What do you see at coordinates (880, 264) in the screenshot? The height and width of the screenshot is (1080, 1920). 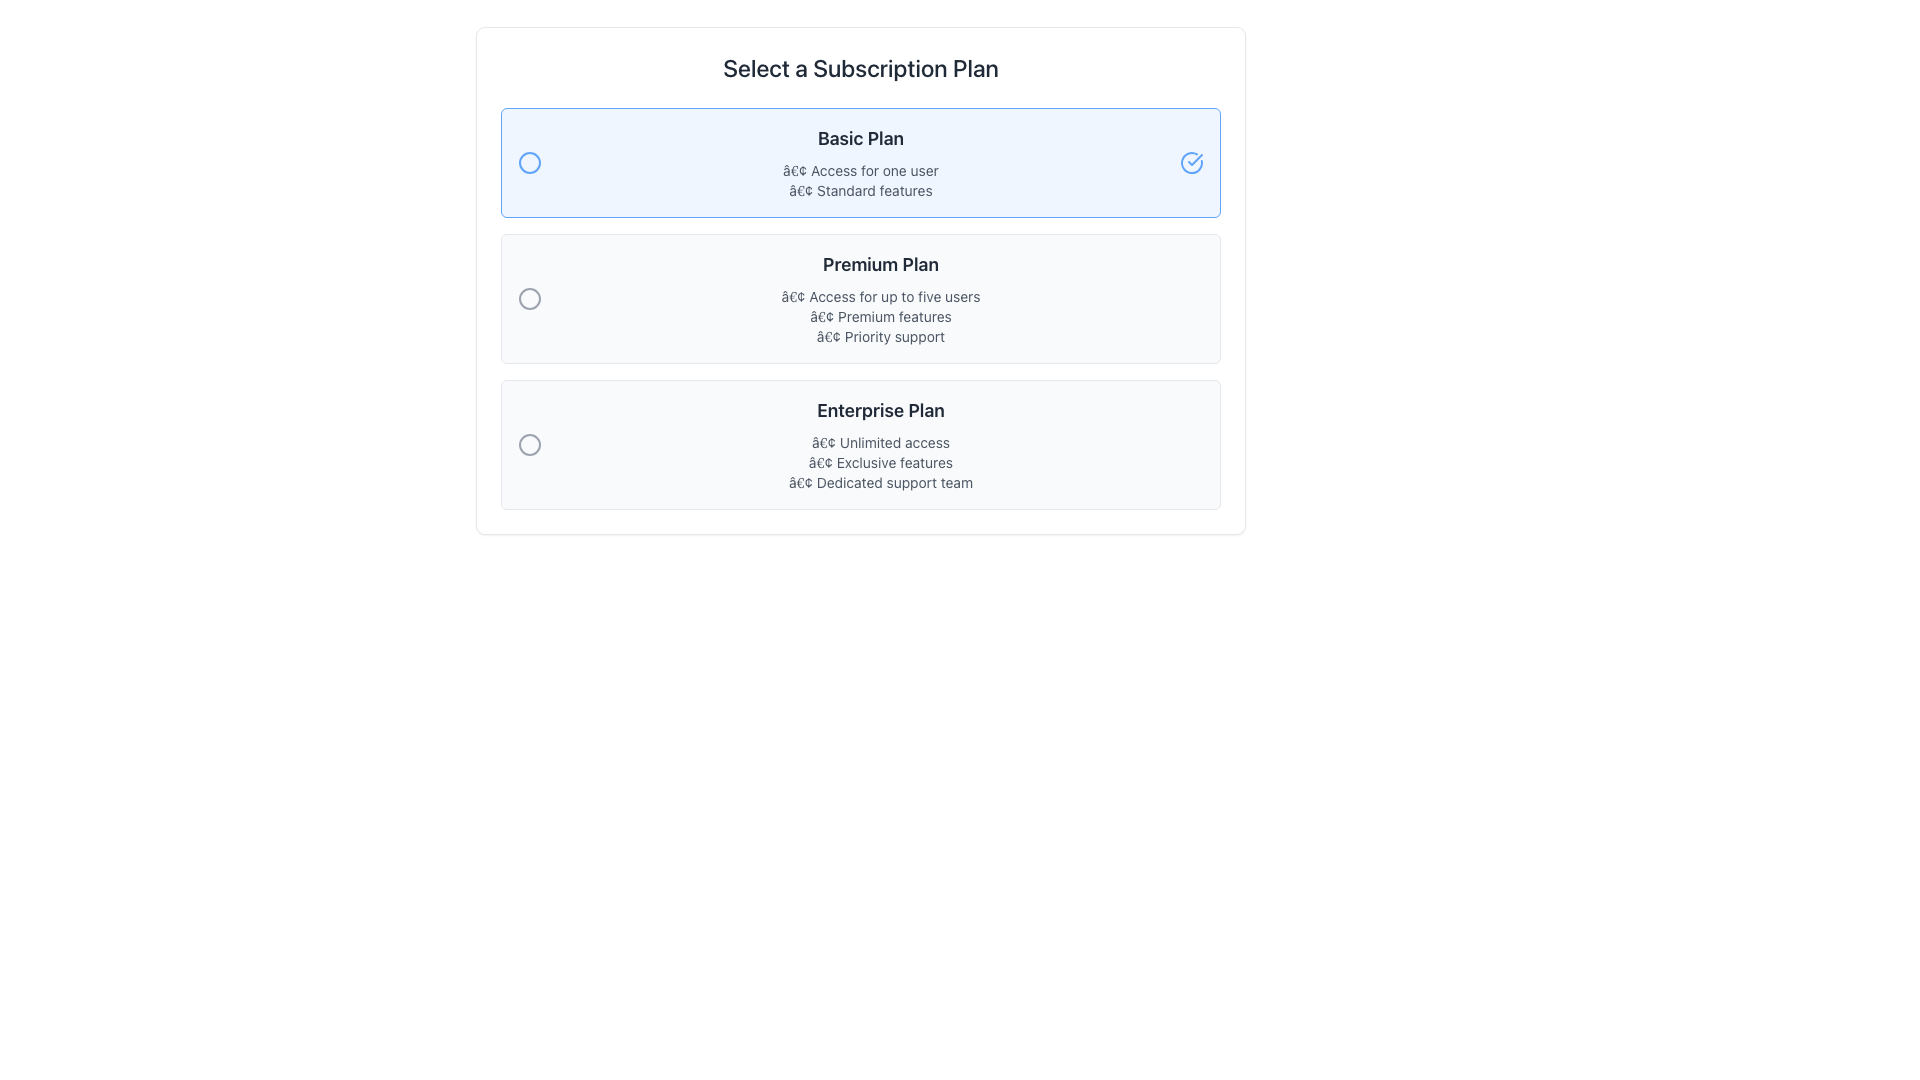 I see `the 'Premium Plan' static text element to interact with nearby components` at bounding box center [880, 264].